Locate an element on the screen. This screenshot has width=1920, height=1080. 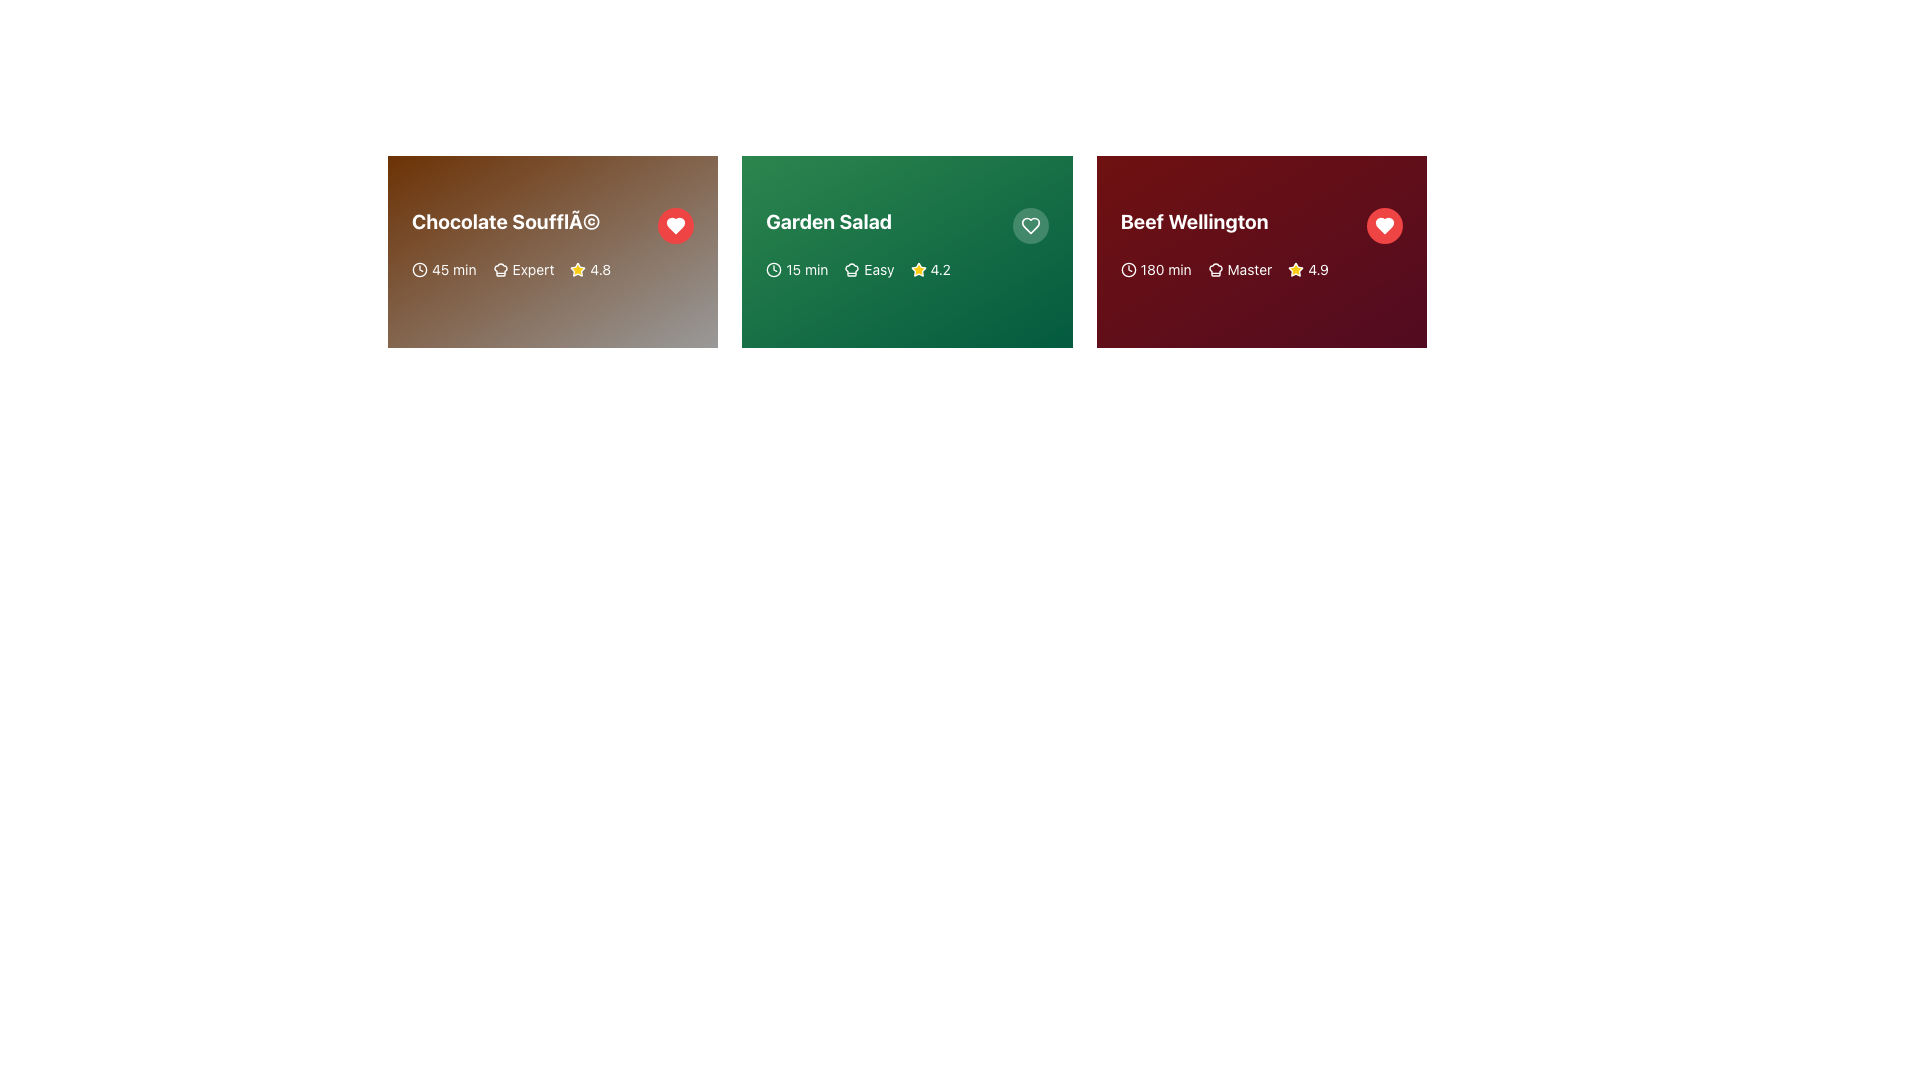
the static text label displaying the word 'Easy', which is styled in small green font and located within the 'Garden Salad' card, positioned between the time and rating icons is located at coordinates (879, 270).